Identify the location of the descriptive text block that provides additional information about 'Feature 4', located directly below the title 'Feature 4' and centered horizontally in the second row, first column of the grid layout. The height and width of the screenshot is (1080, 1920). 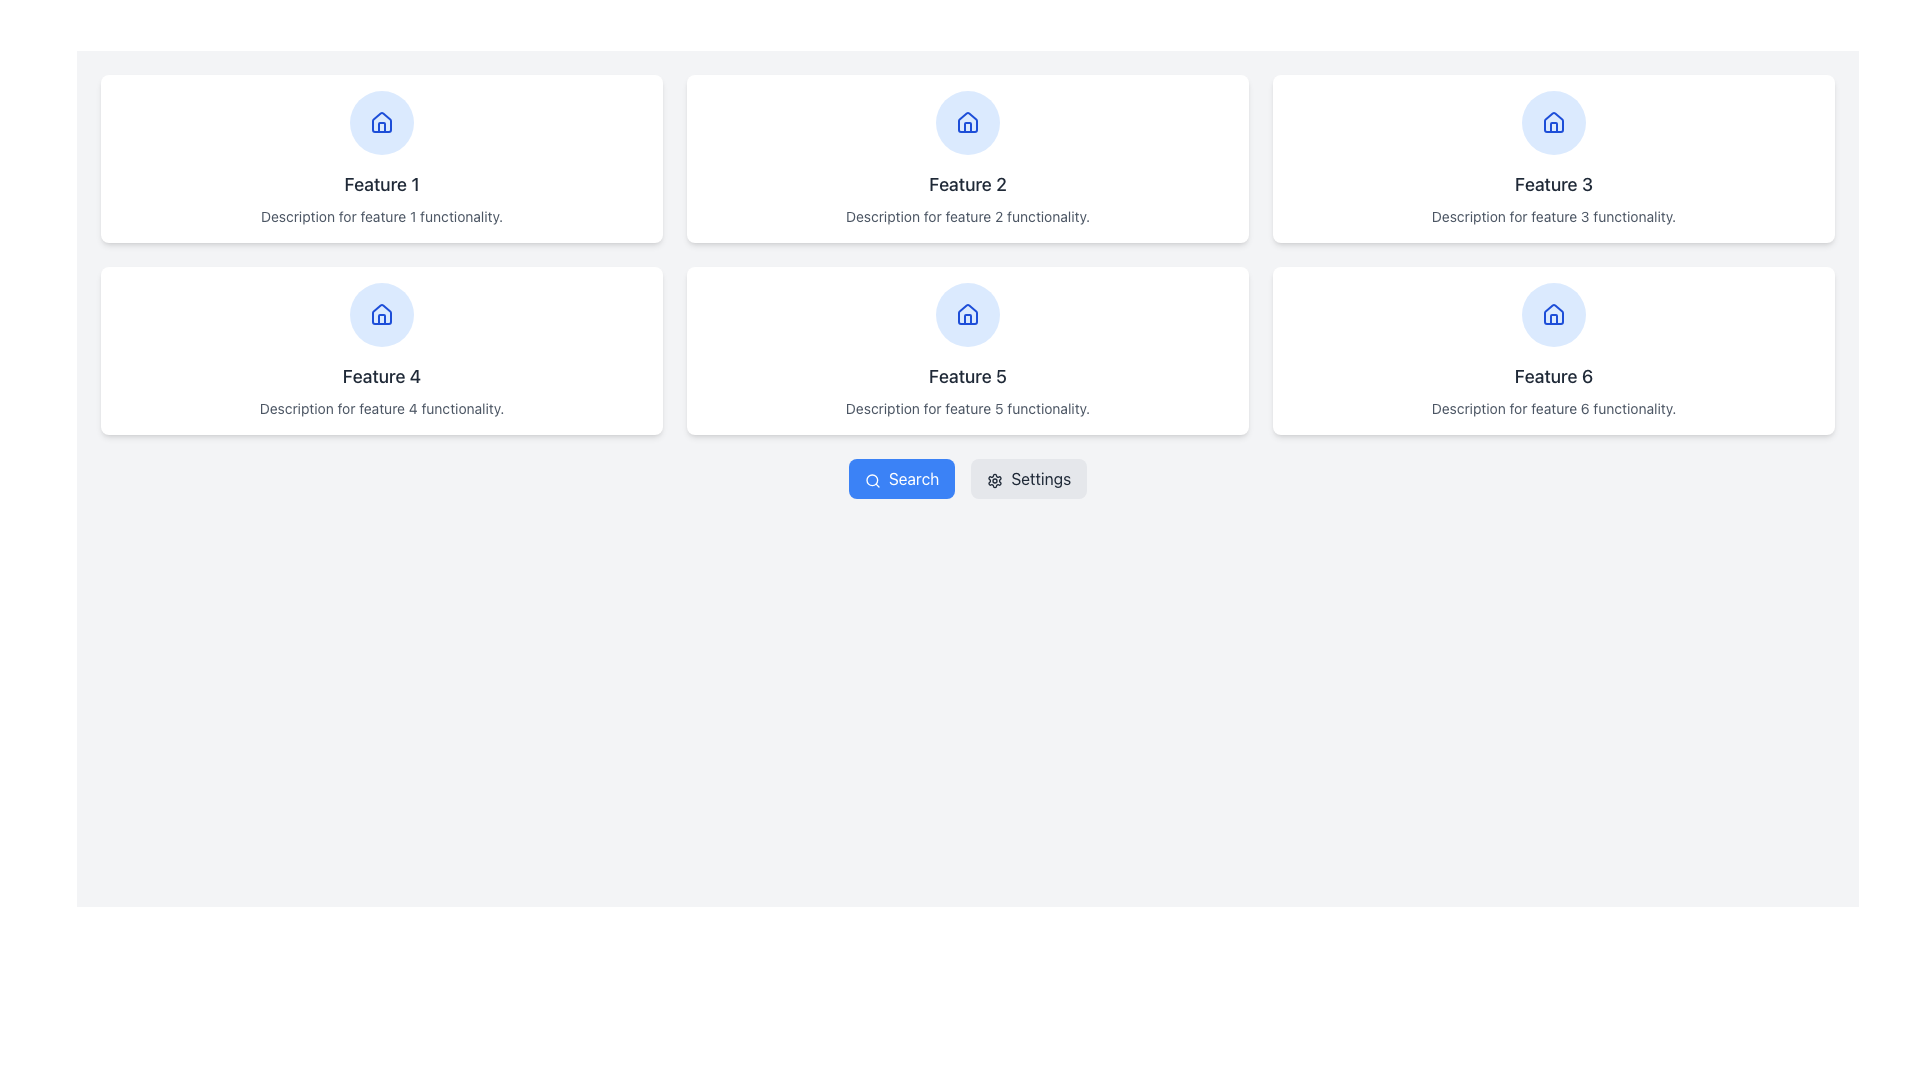
(382, 407).